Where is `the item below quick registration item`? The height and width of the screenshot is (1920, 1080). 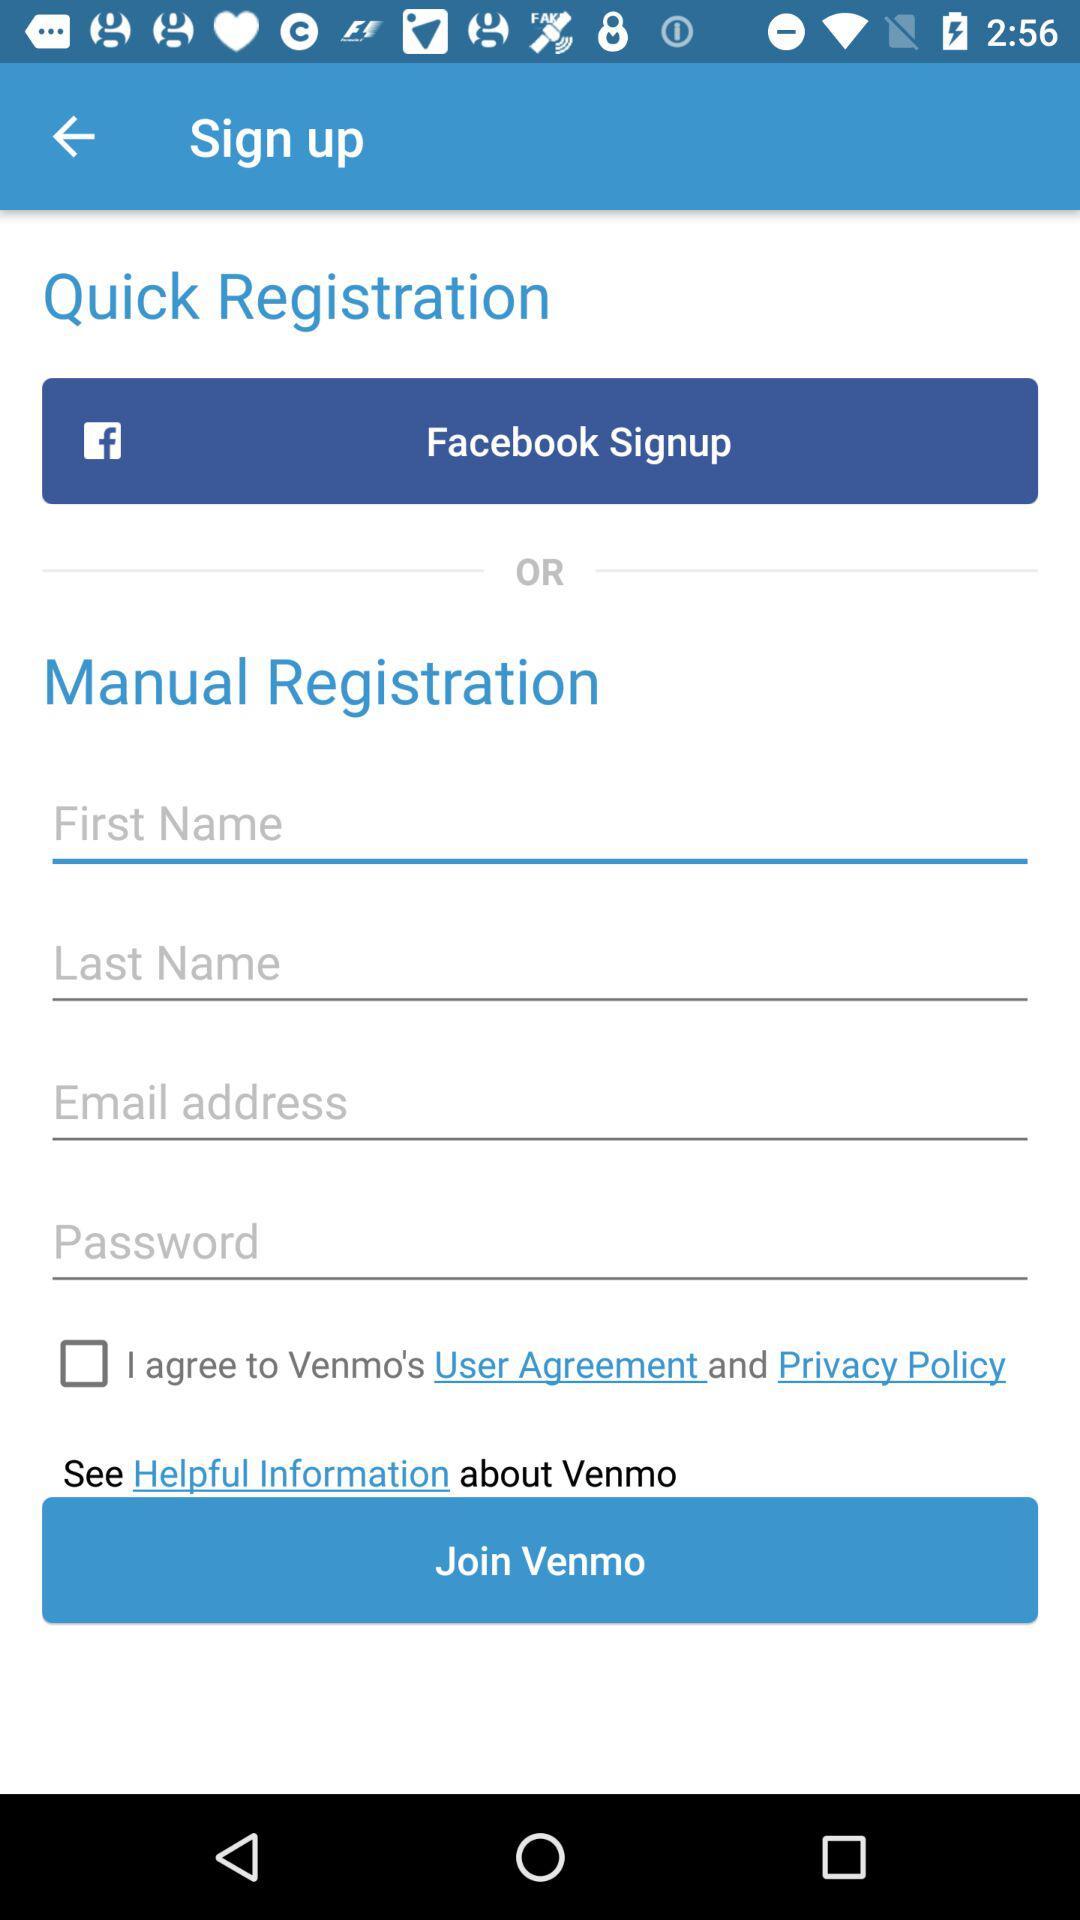
the item below quick registration item is located at coordinates (540, 440).